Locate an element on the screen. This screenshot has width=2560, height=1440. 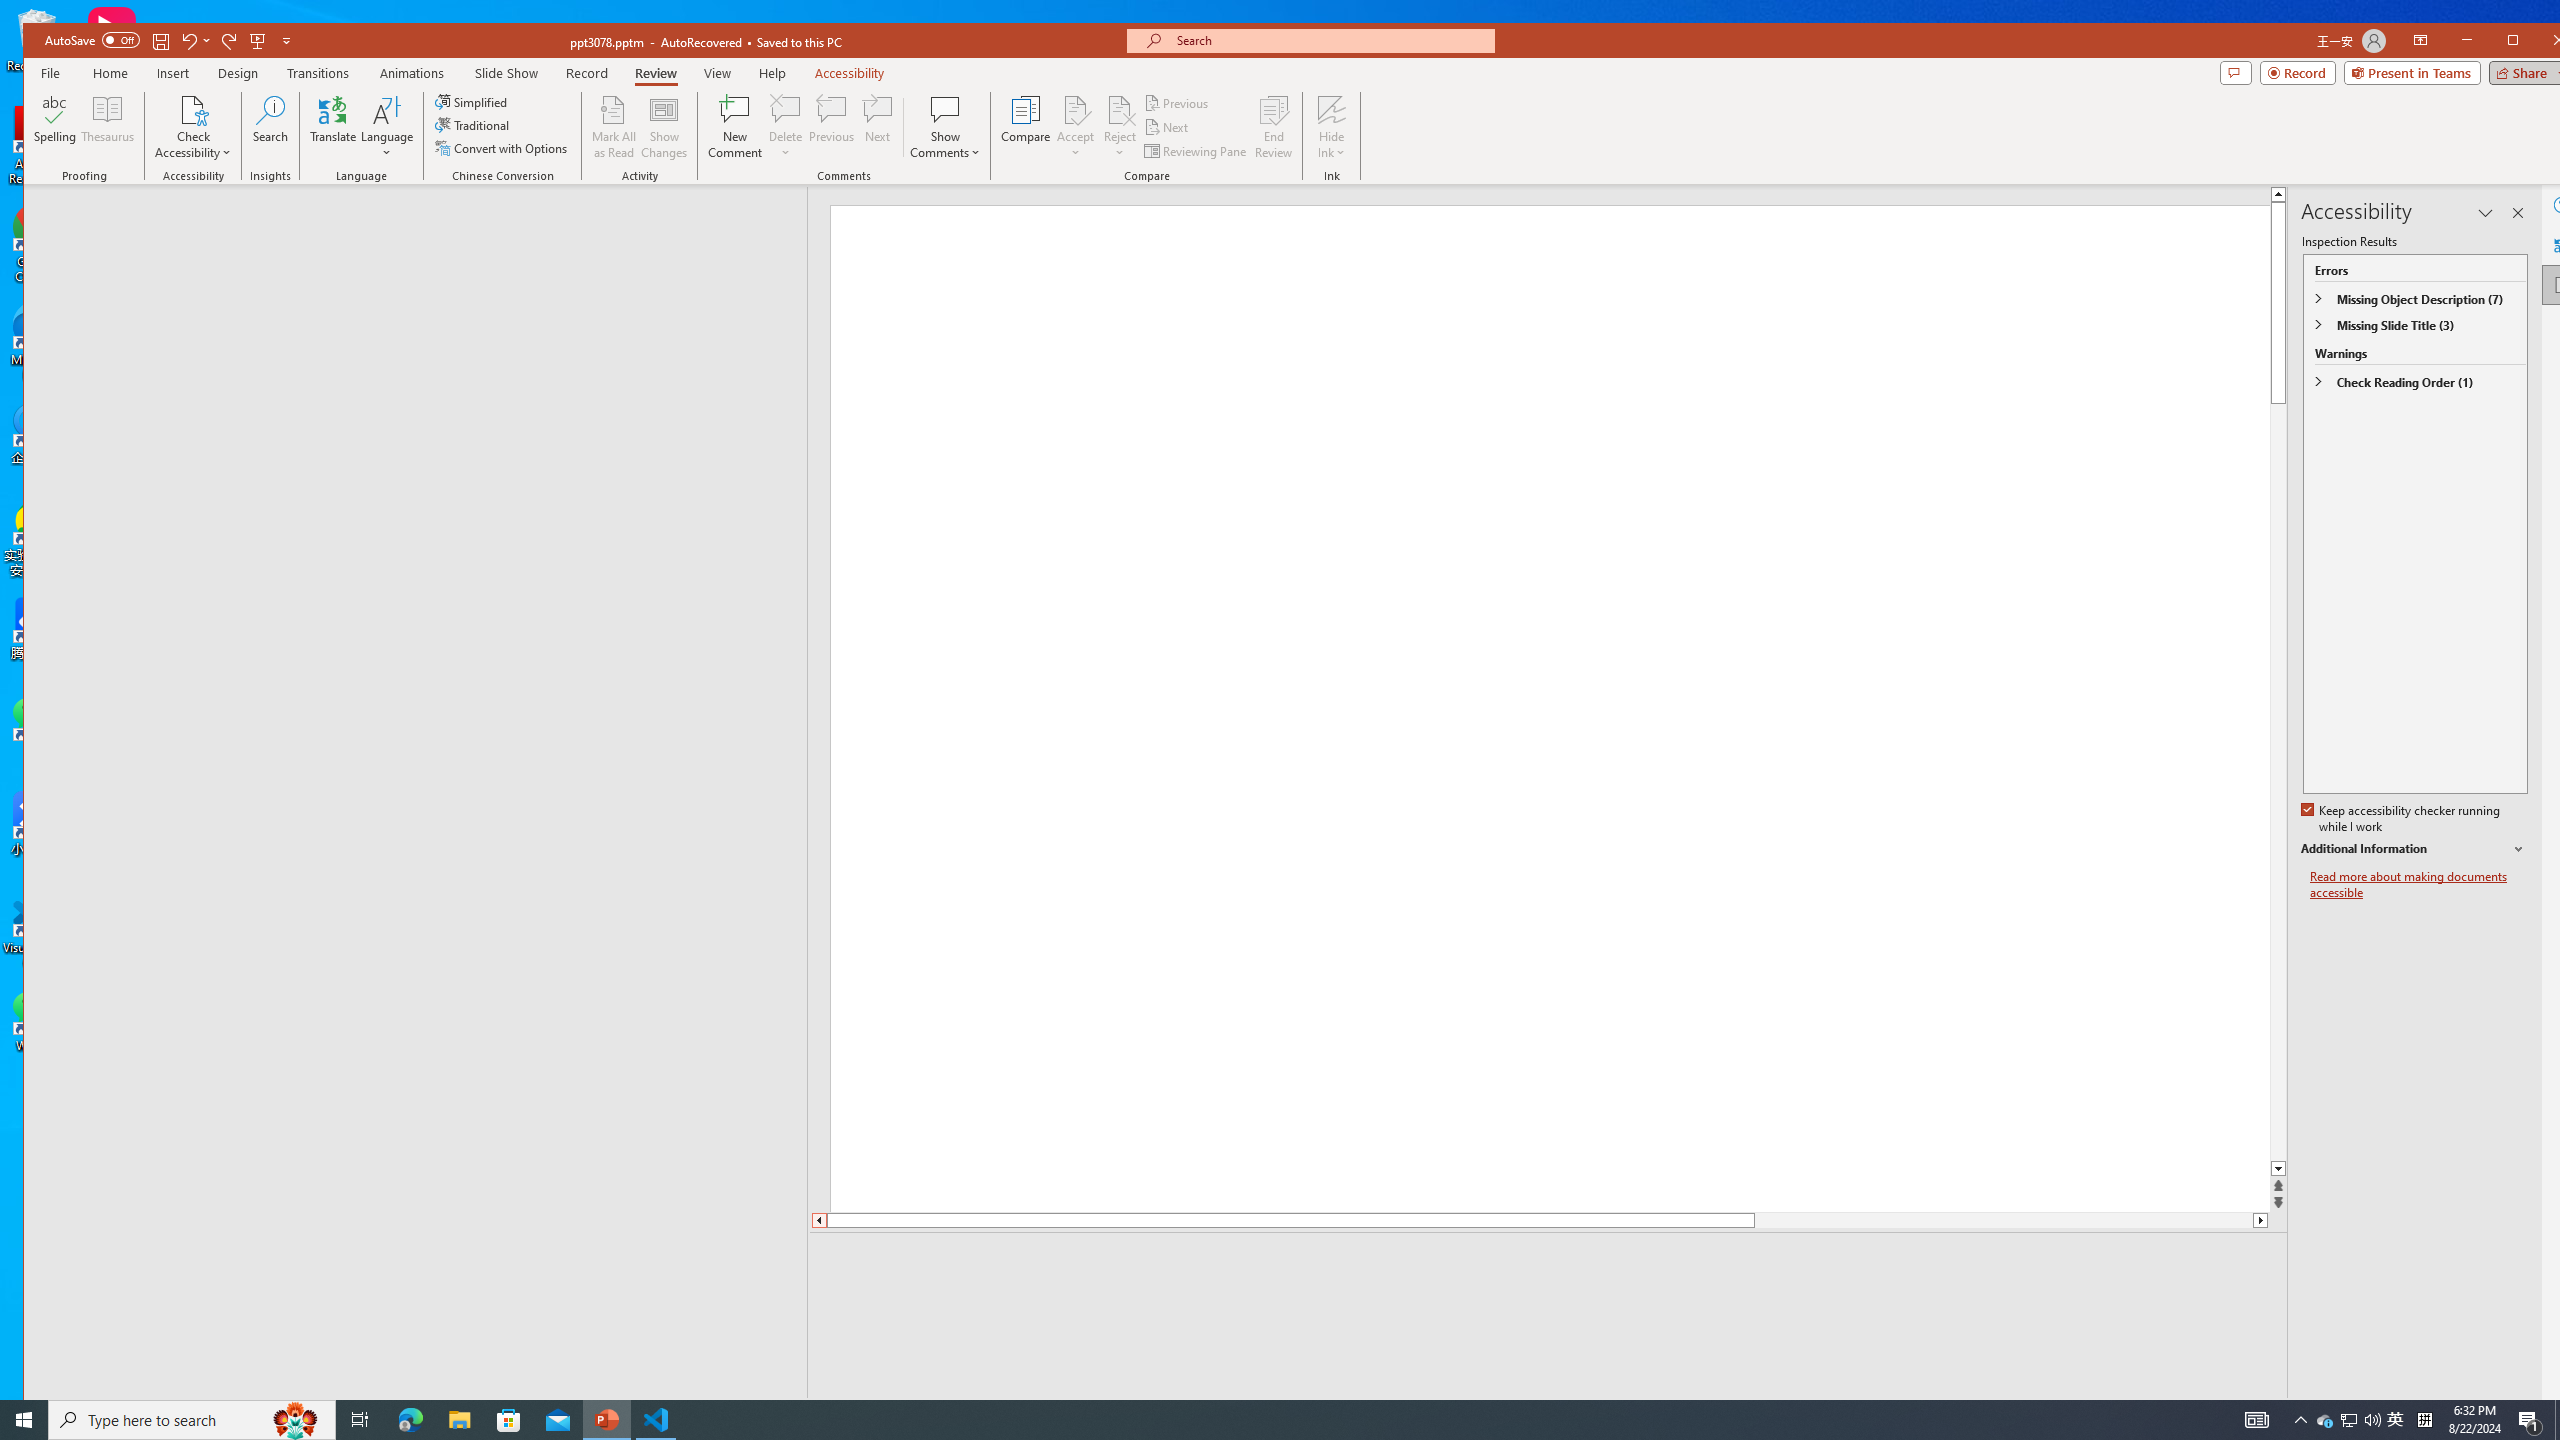
'Show Comments' is located at coordinates (945, 126).